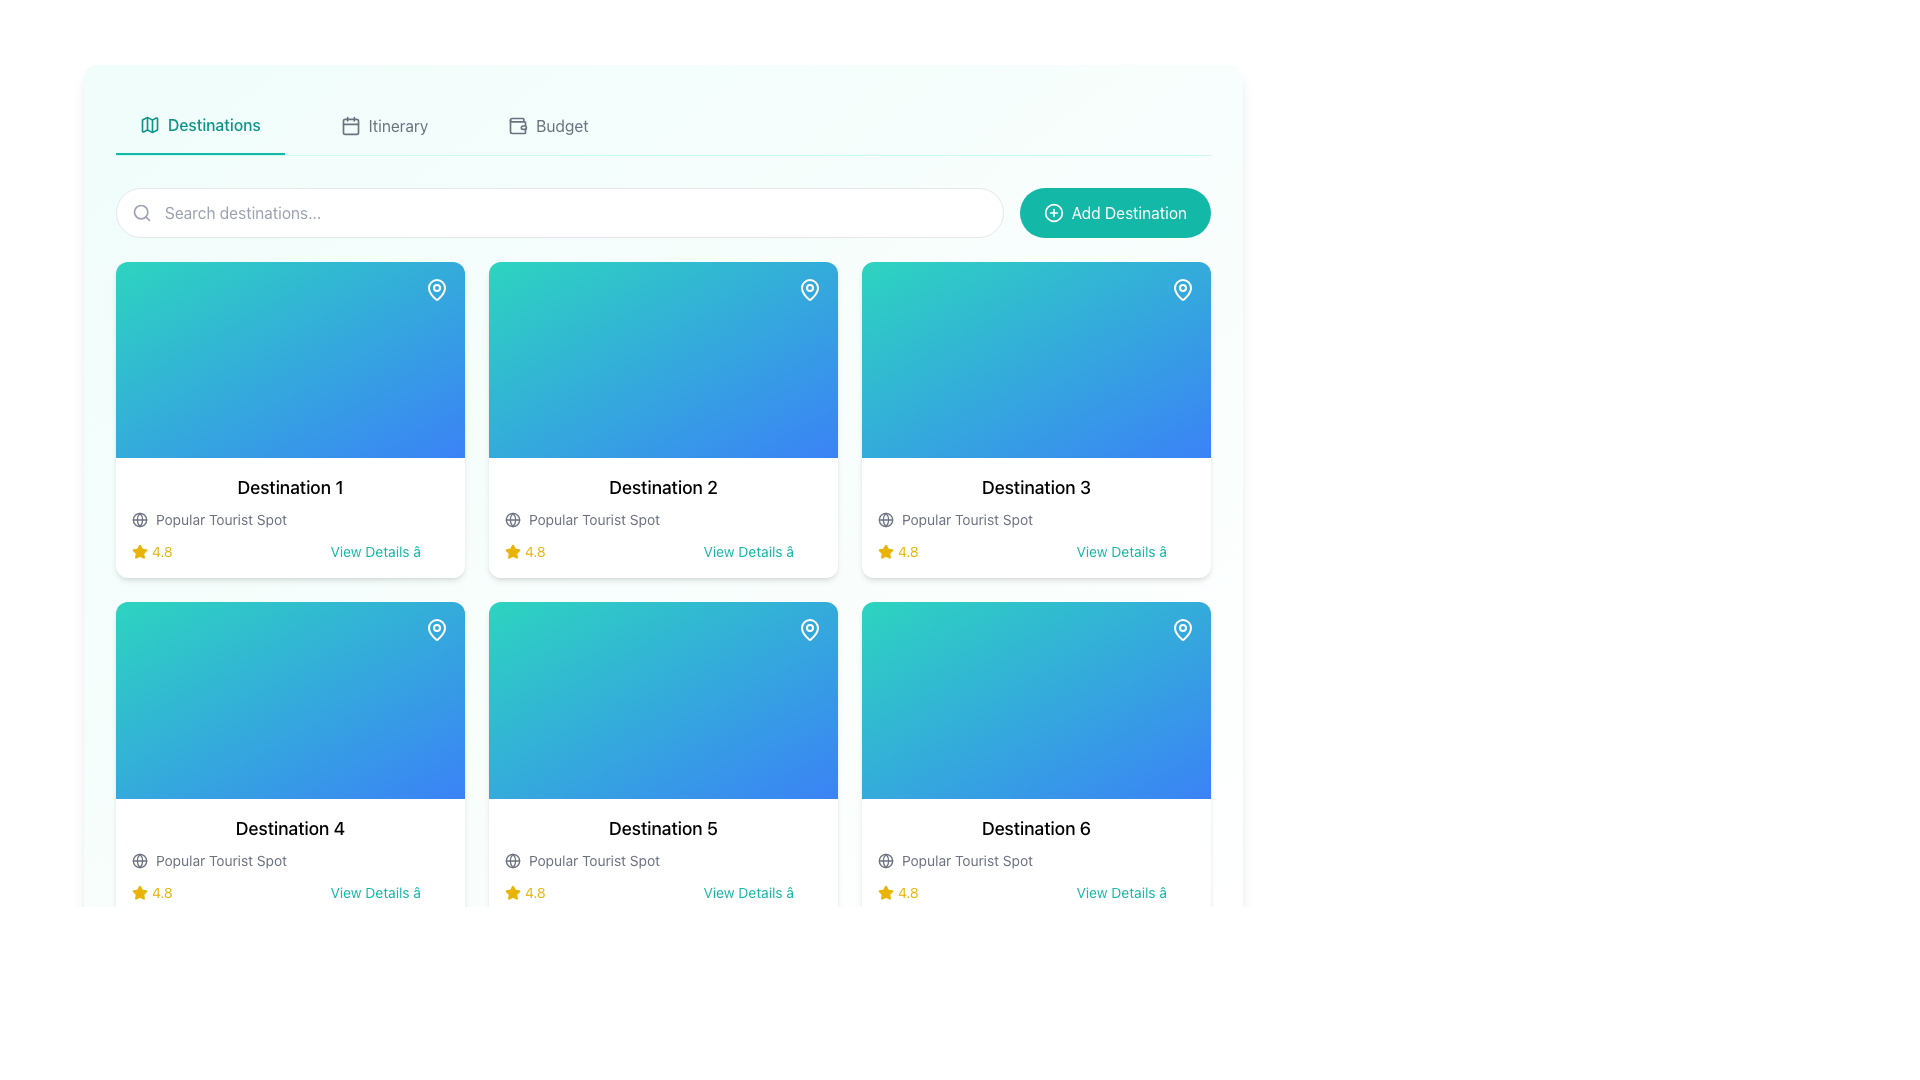  I want to click on the decorative location icon at the top-right corner of the 'Destination 1' card, which indicates pinning functionality, so click(435, 289).